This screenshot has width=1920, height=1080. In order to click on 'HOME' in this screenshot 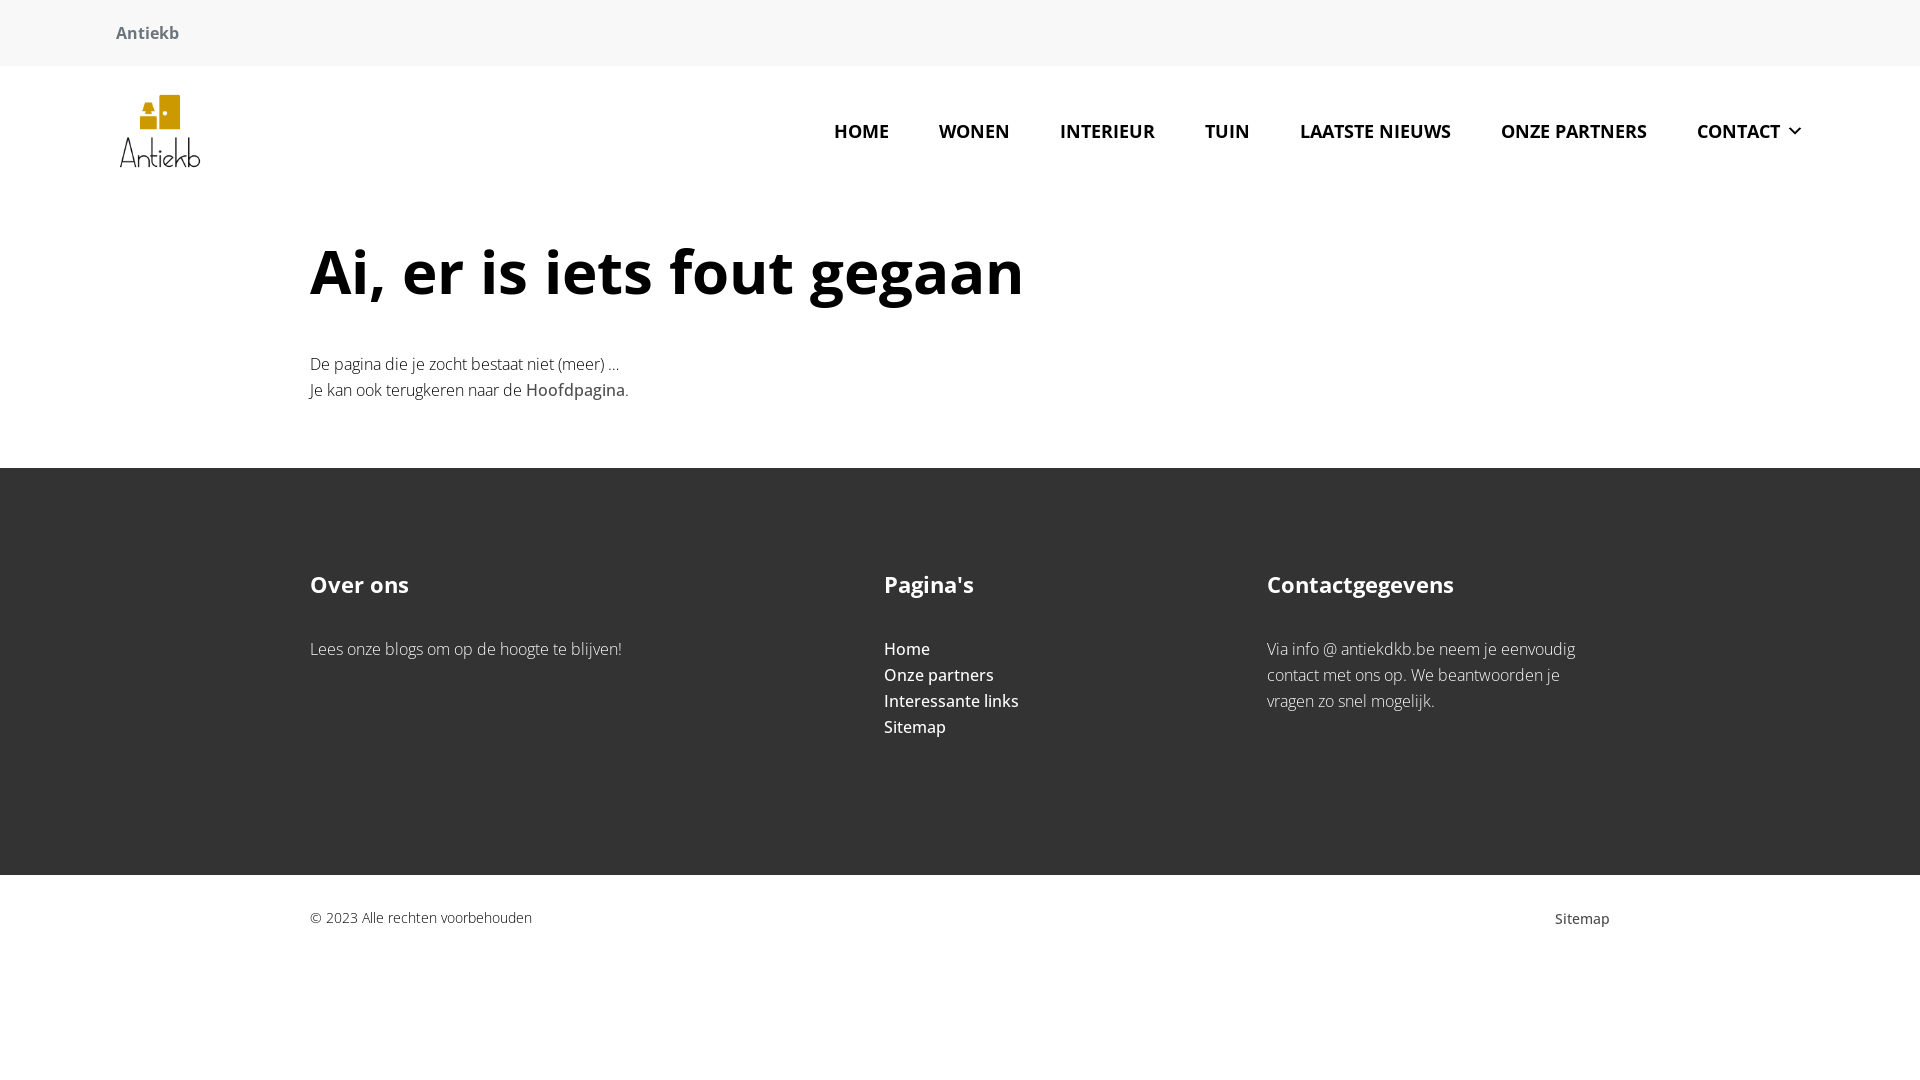, I will do `click(861, 131)`.